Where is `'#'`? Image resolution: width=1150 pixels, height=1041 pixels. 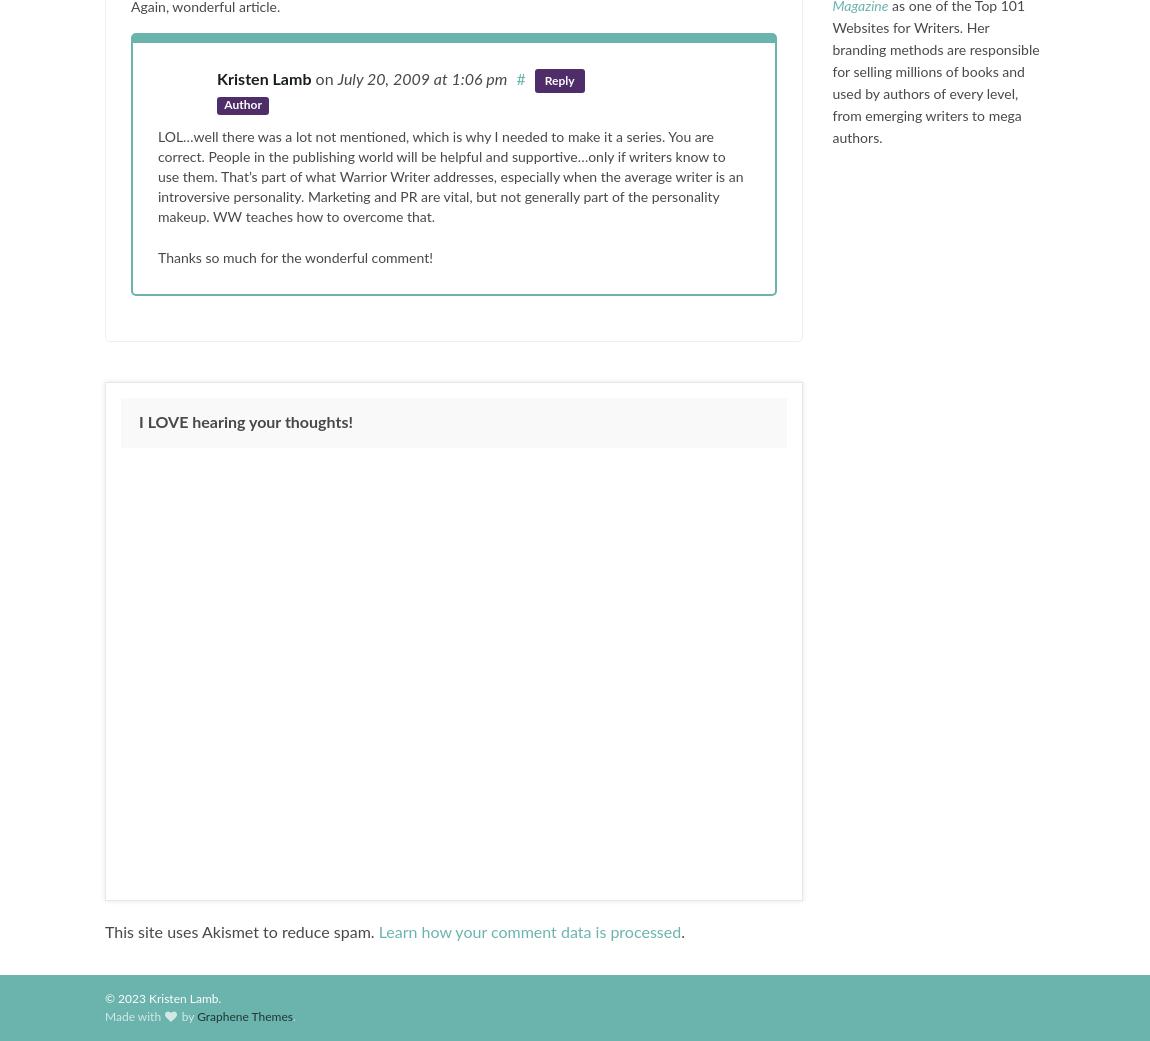
'#' is located at coordinates (520, 78).